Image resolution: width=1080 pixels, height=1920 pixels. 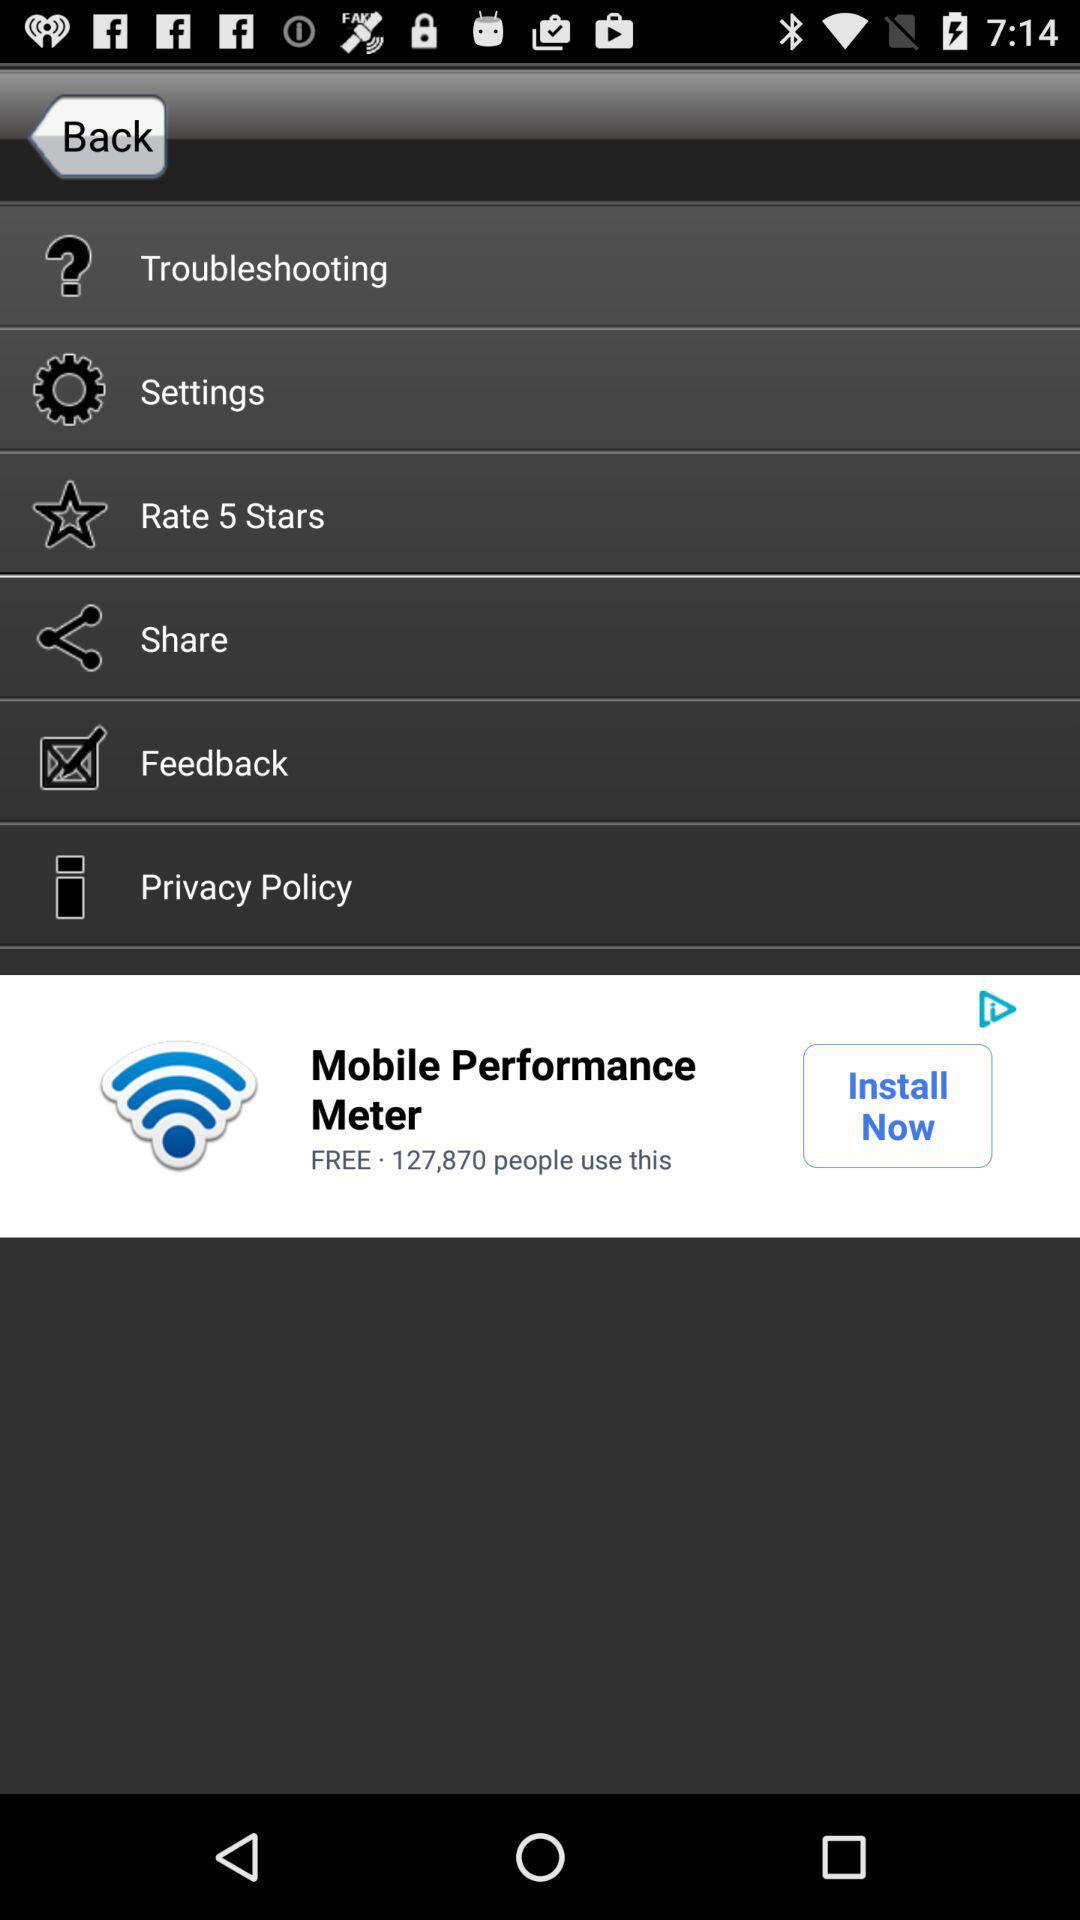 I want to click on the back, so click(x=97, y=134).